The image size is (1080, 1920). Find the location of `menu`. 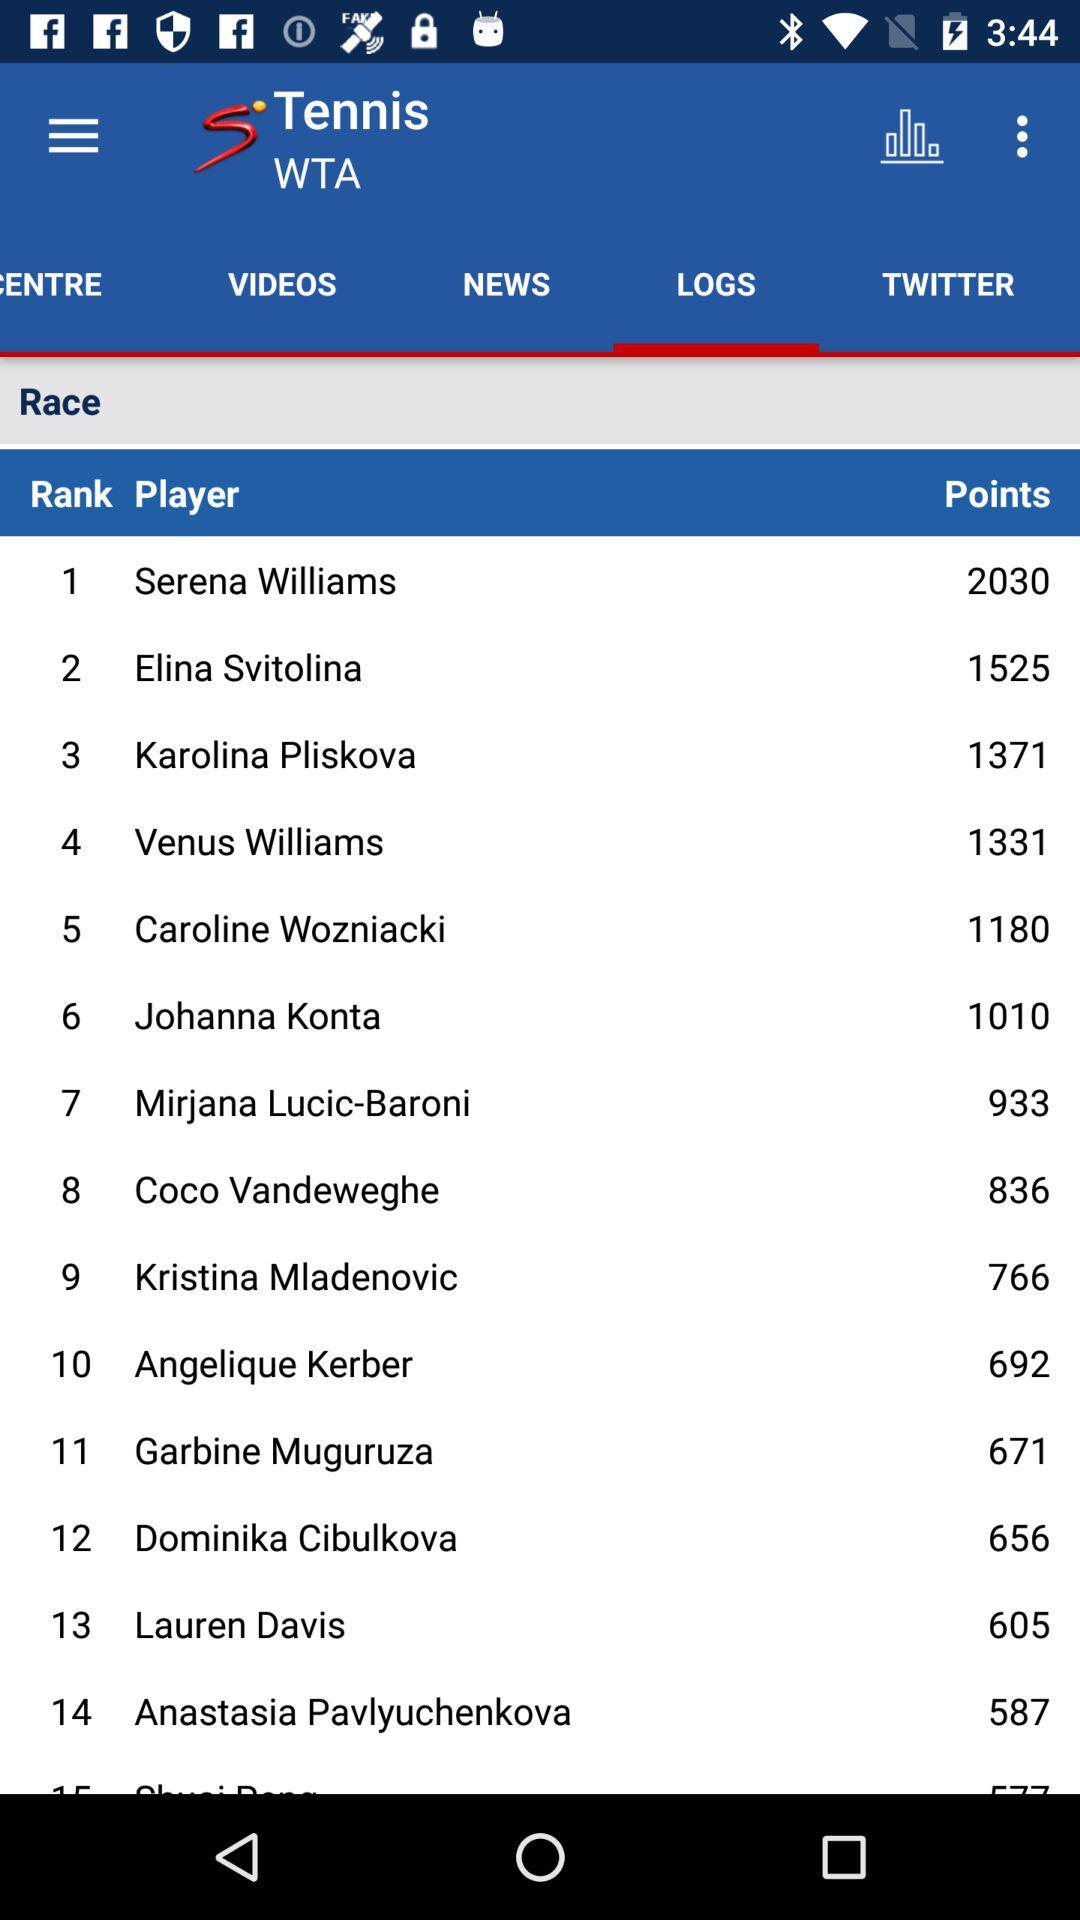

menu is located at coordinates (72, 135).